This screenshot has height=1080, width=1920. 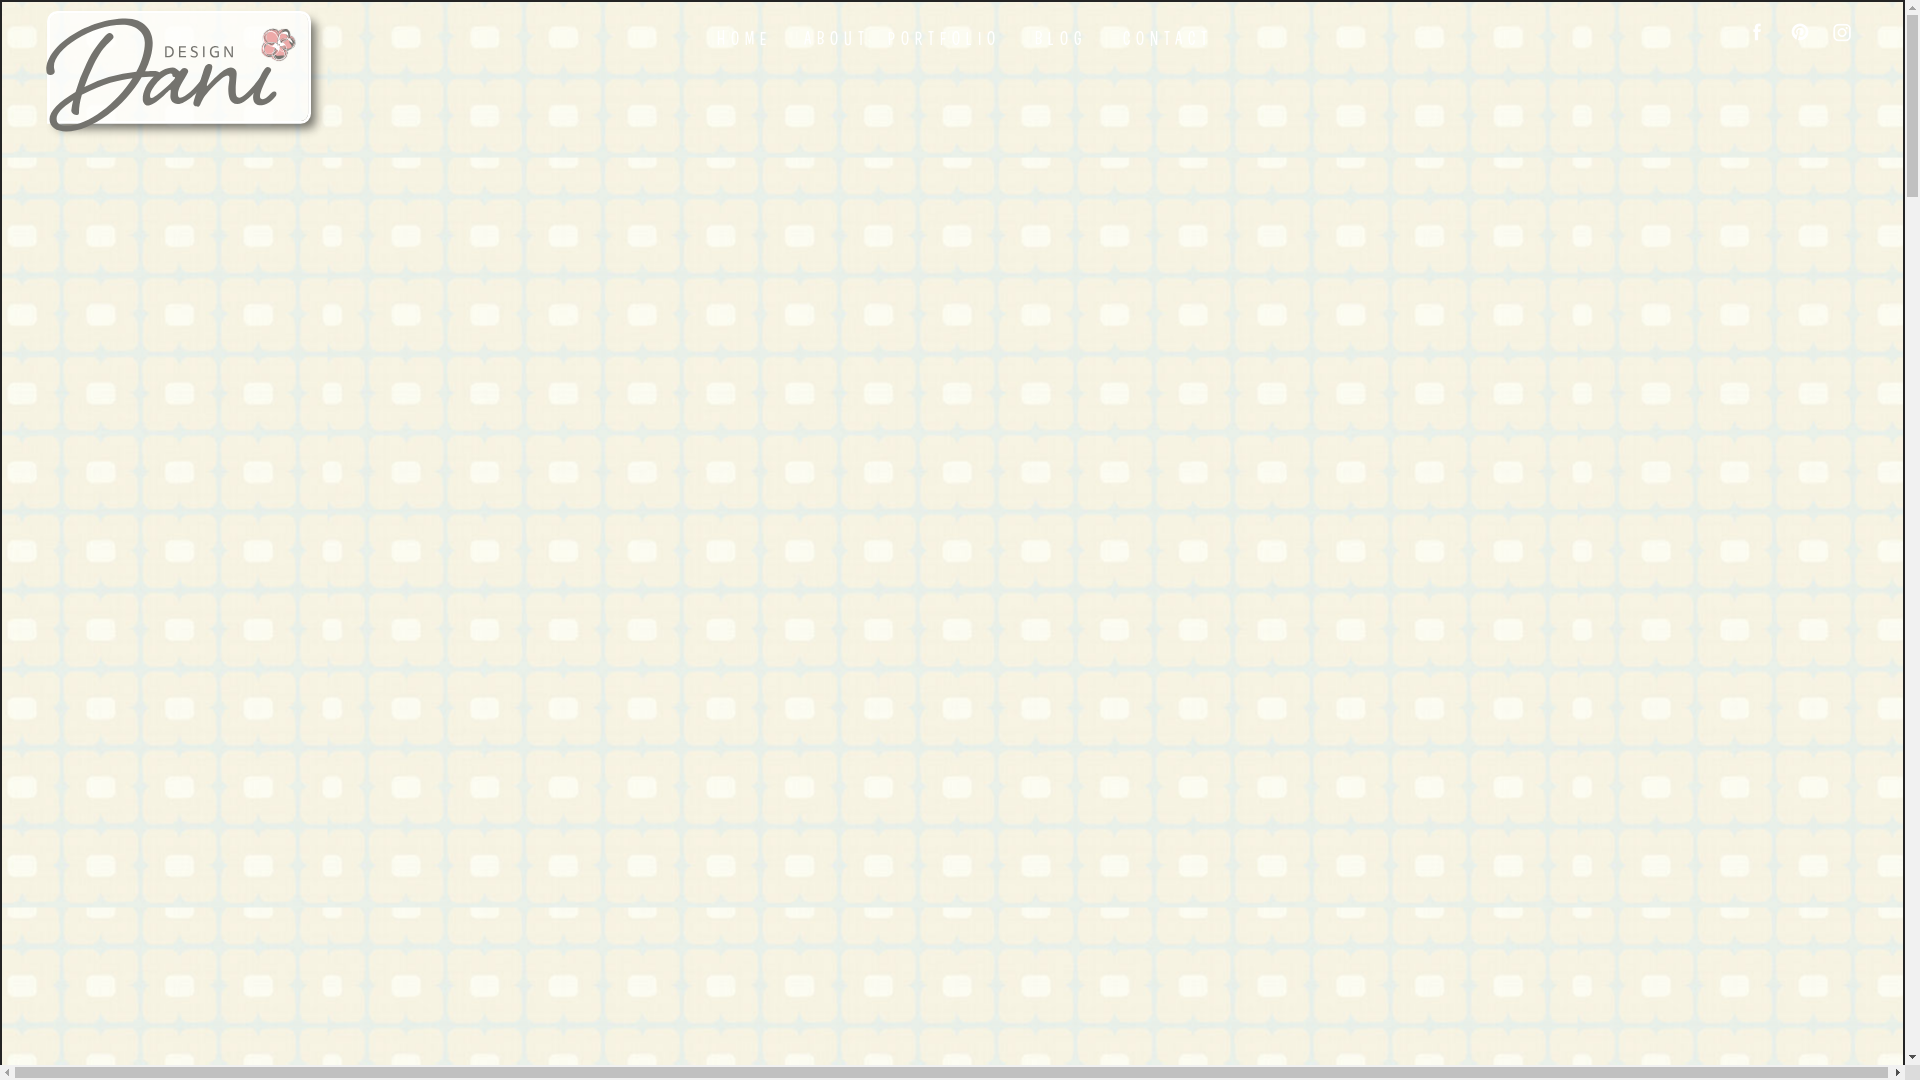 I want to click on 'CONTACT', so click(x=1167, y=38).